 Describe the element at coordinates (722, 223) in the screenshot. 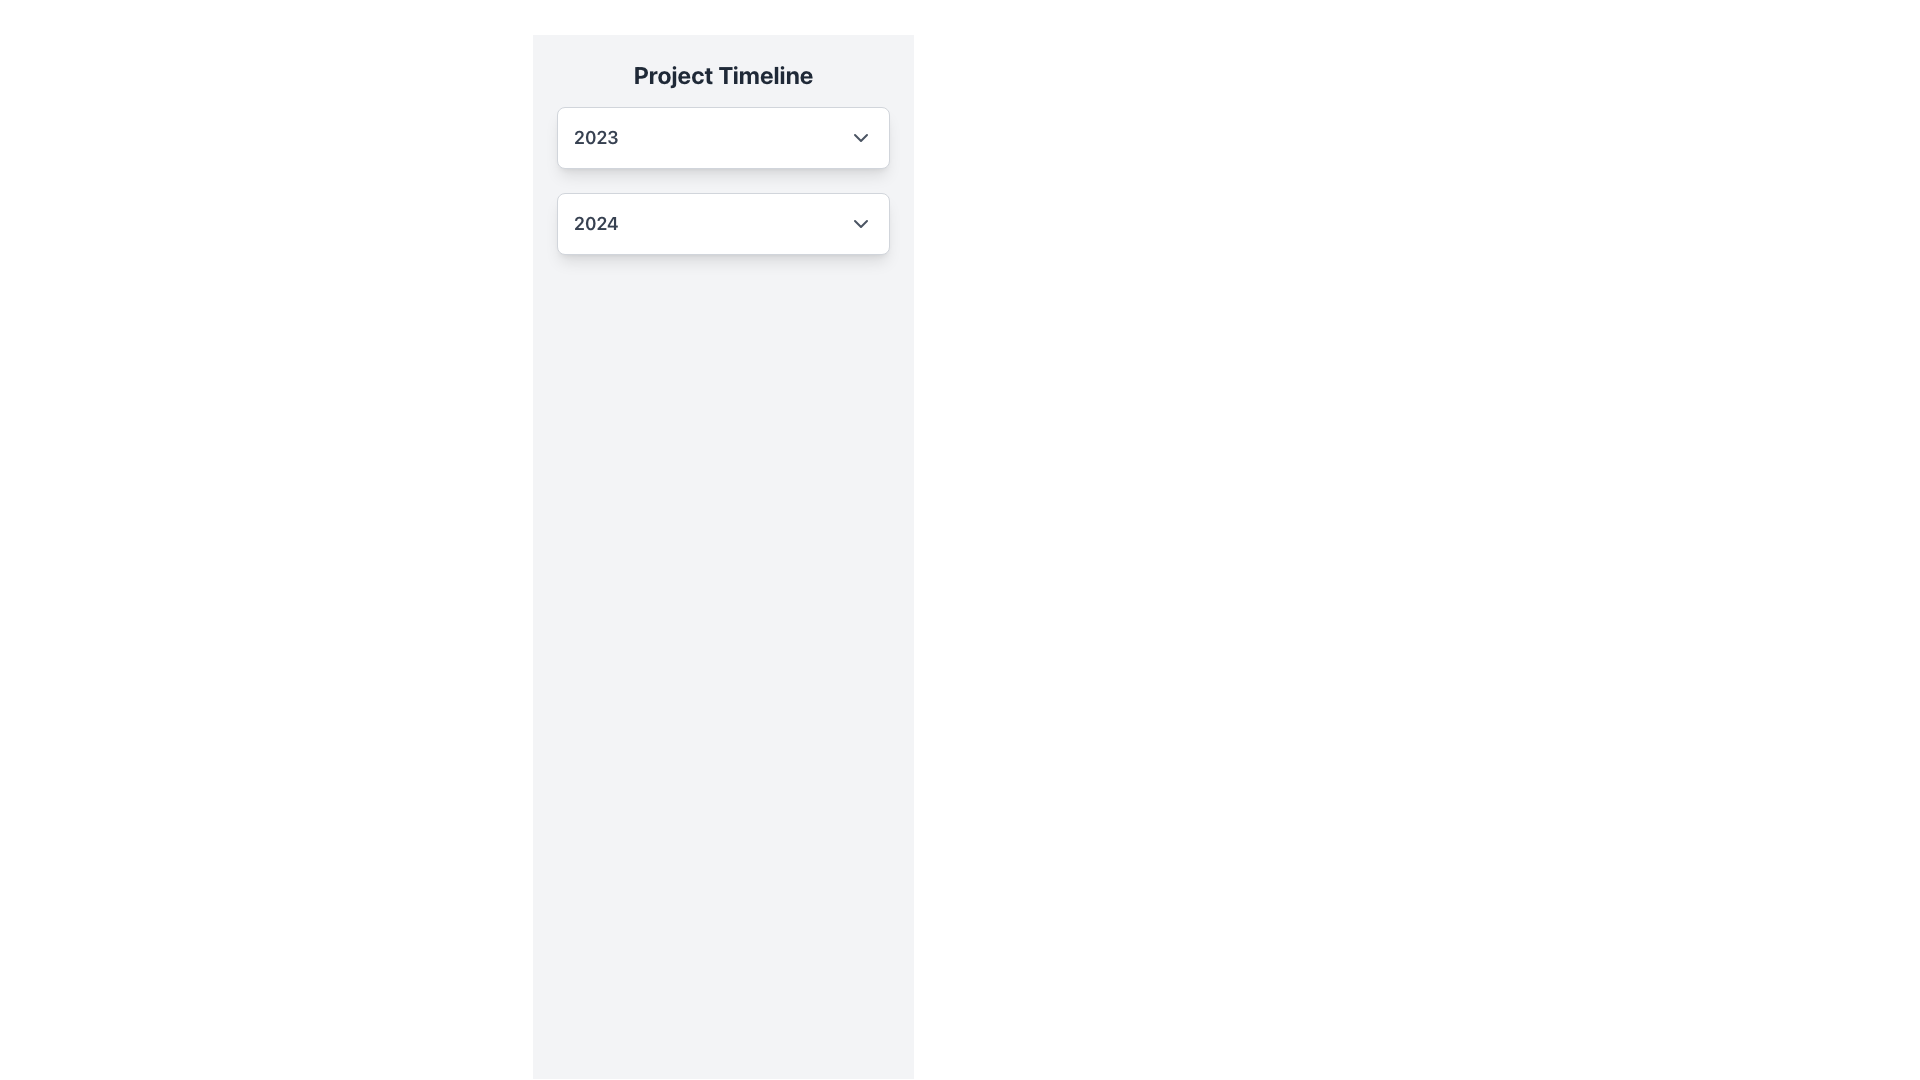

I see `the selectable year option for 2024 located directly below the 2023 option in the dropdown menu` at that location.